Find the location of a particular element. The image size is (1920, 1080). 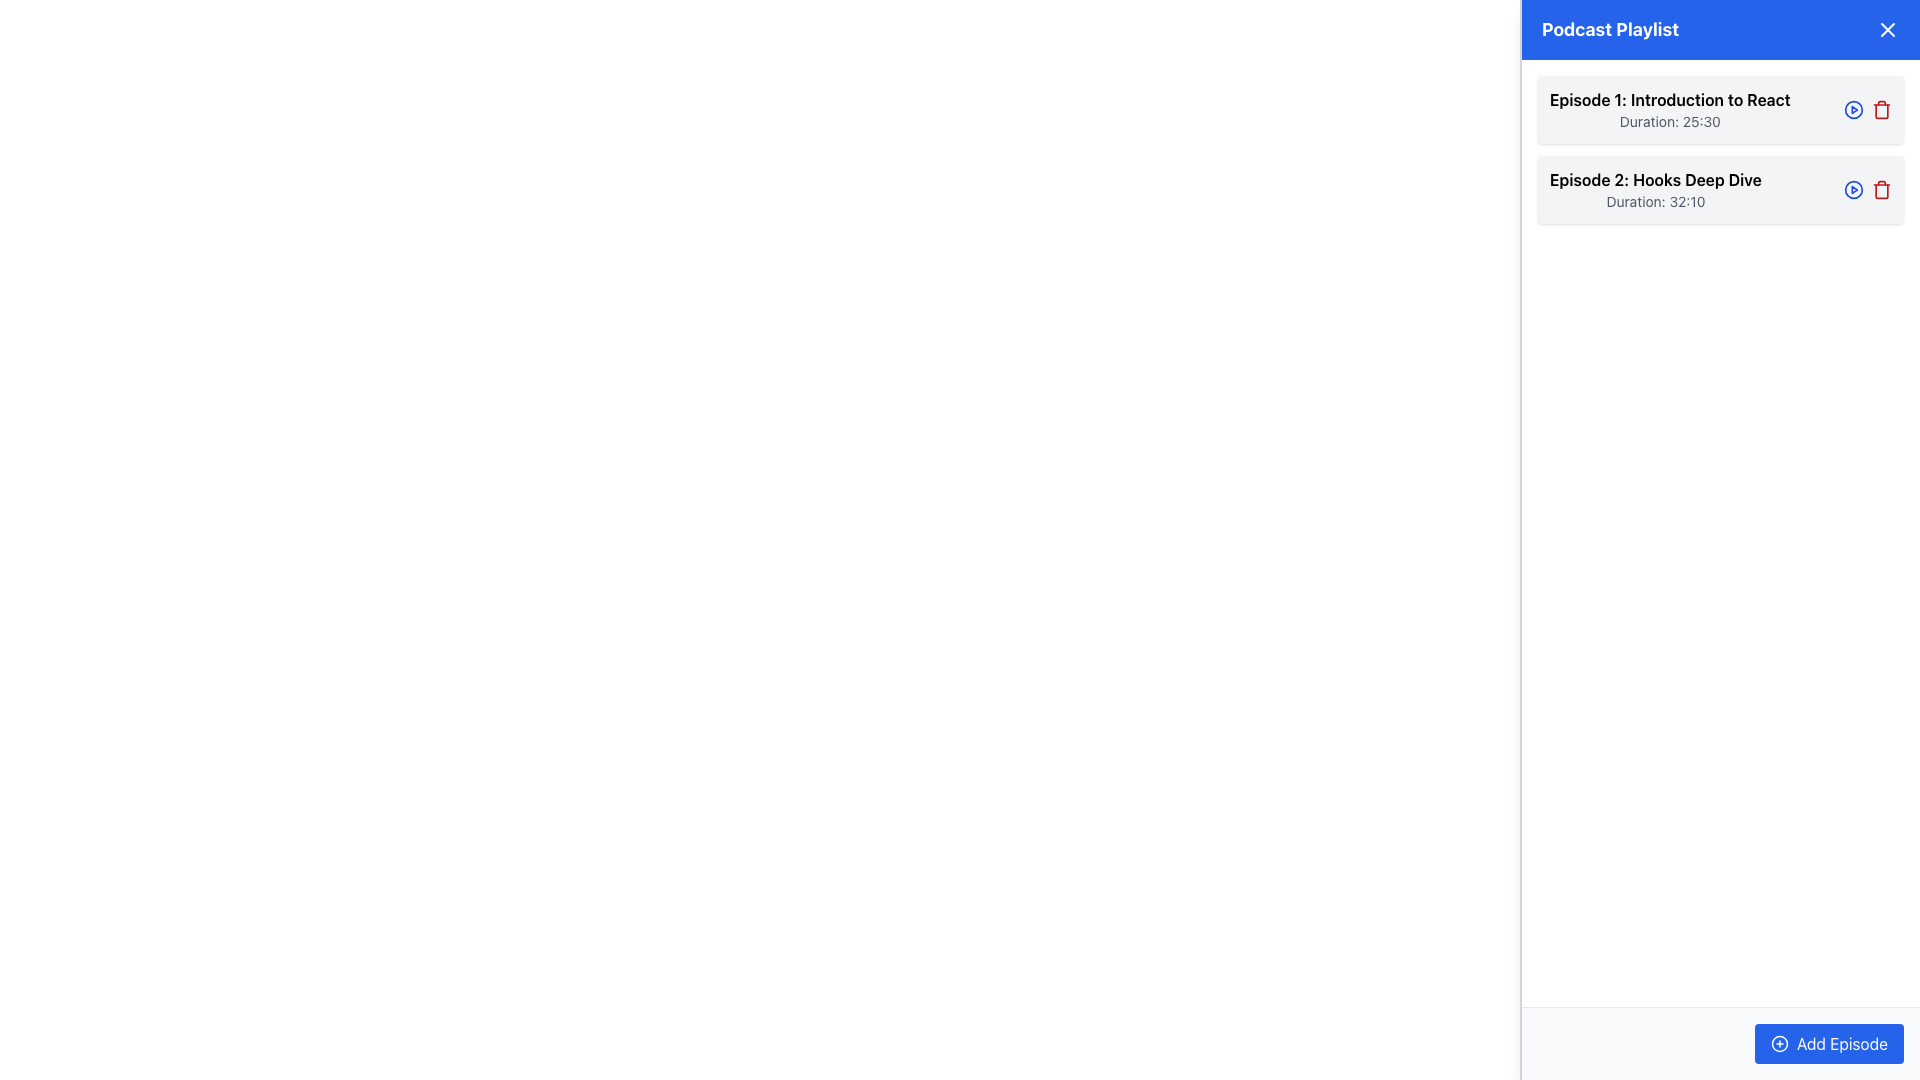

the podcast episode entry located at the topmost slot of the list displayed in the right-hand panel, which has a light gray background and slightly rounded corners is located at coordinates (1670, 110).